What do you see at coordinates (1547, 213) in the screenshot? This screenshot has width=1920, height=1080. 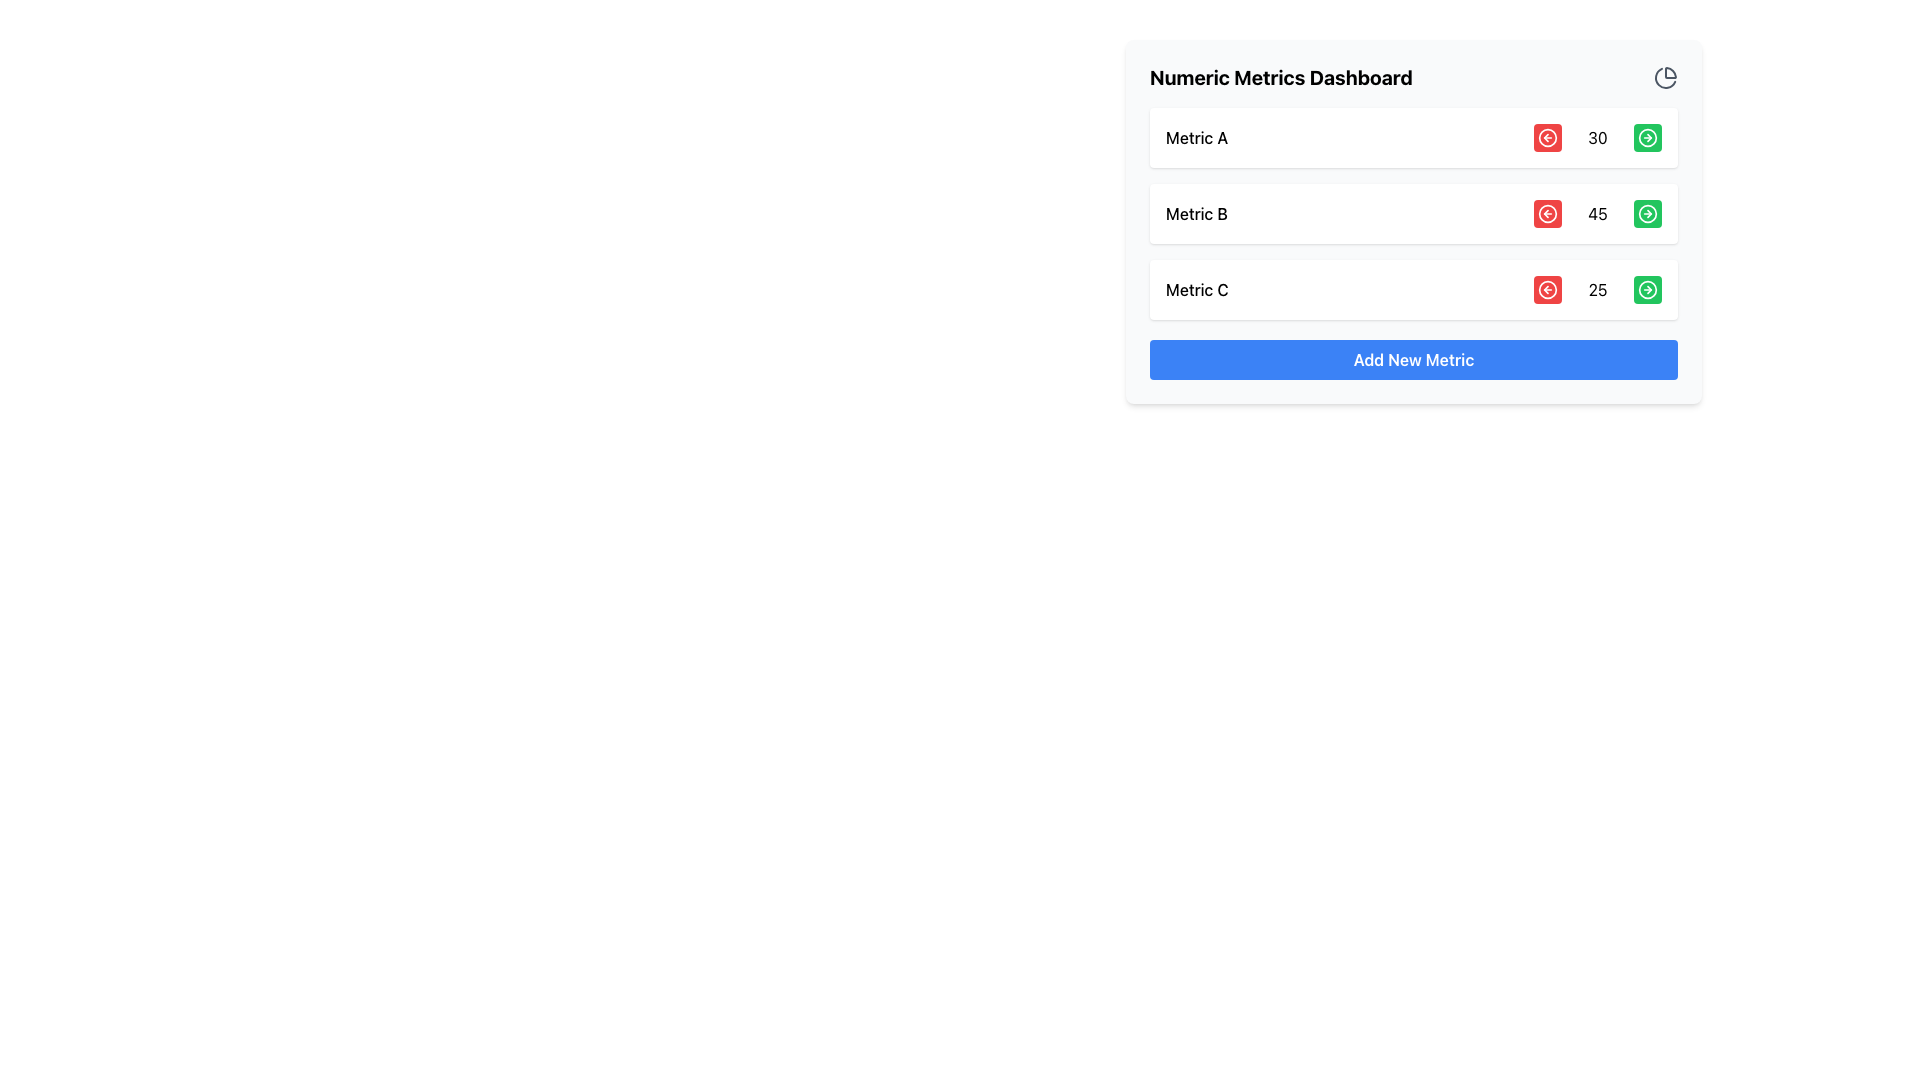 I see `the circular red button with a white outlined left arrow, located on the second row to the left of the number '45'` at bounding box center [1547, 213].